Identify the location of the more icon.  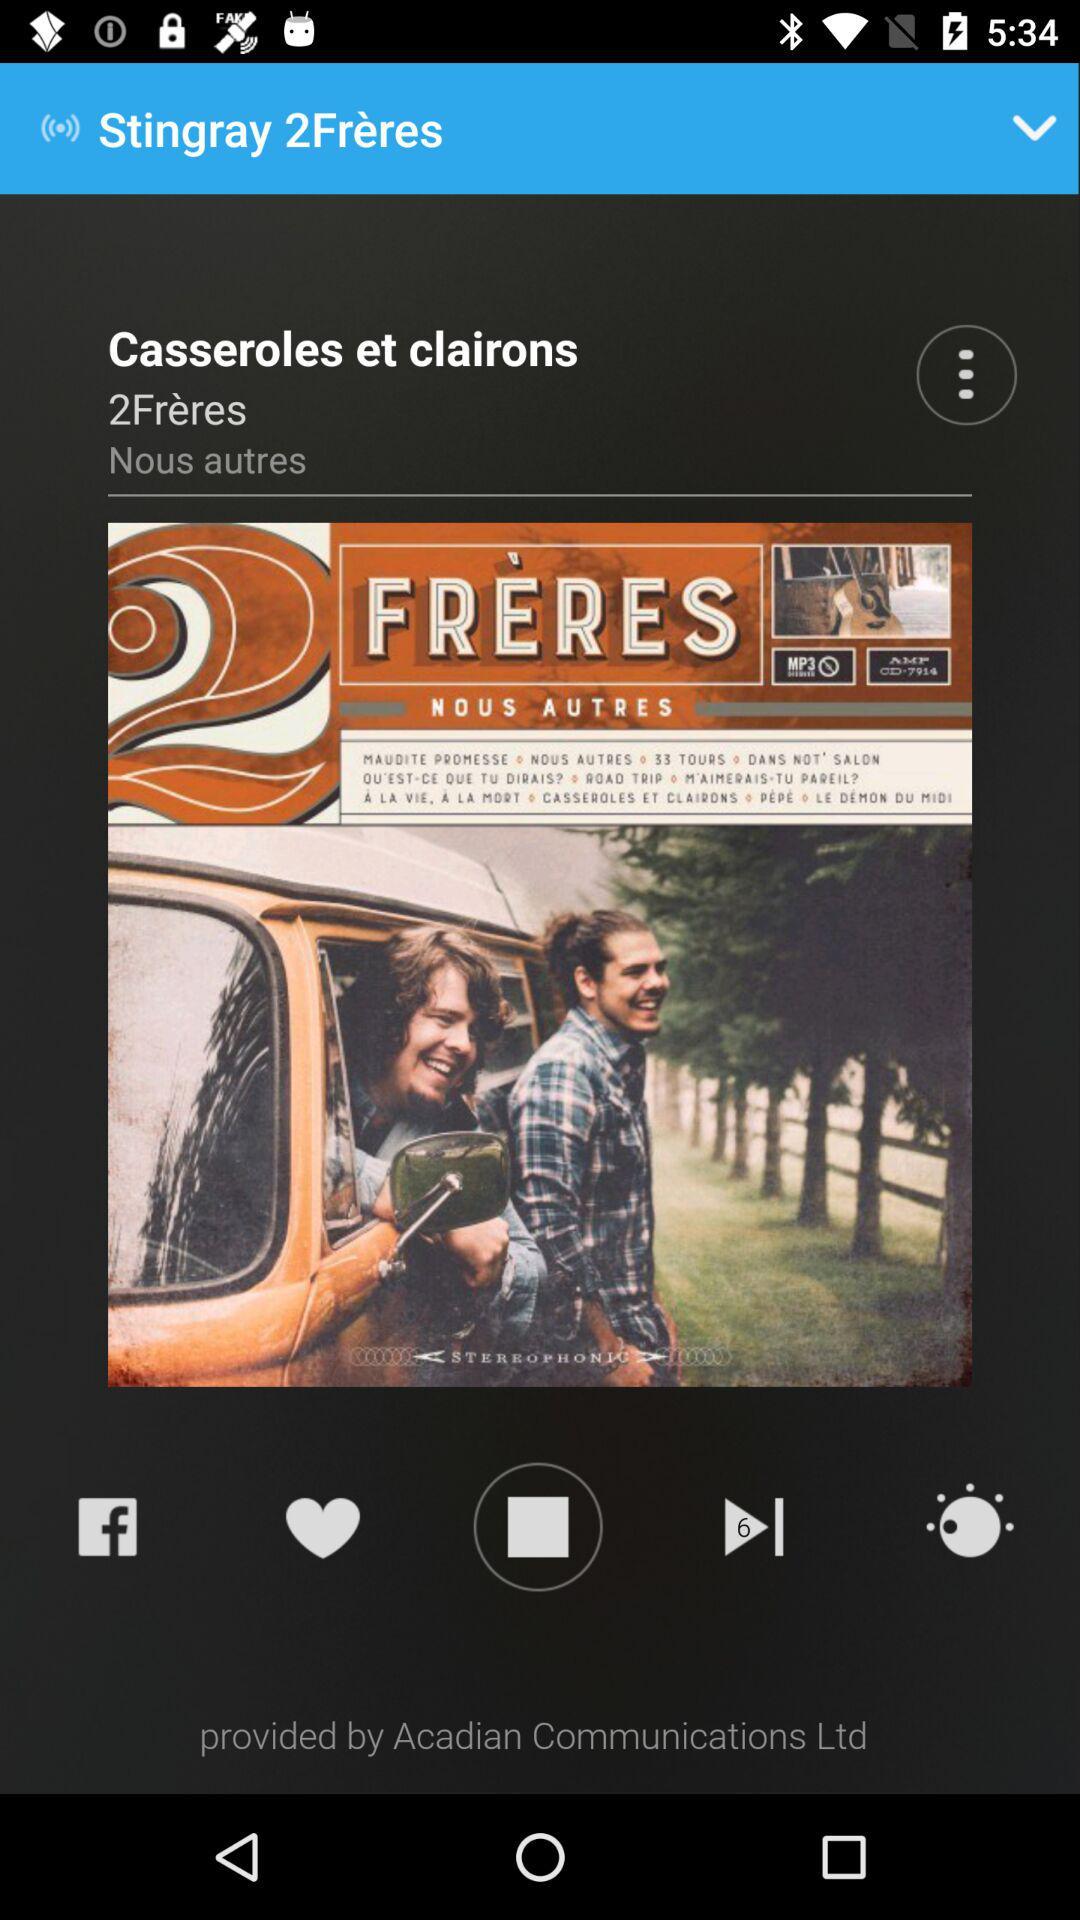
(965, 374).